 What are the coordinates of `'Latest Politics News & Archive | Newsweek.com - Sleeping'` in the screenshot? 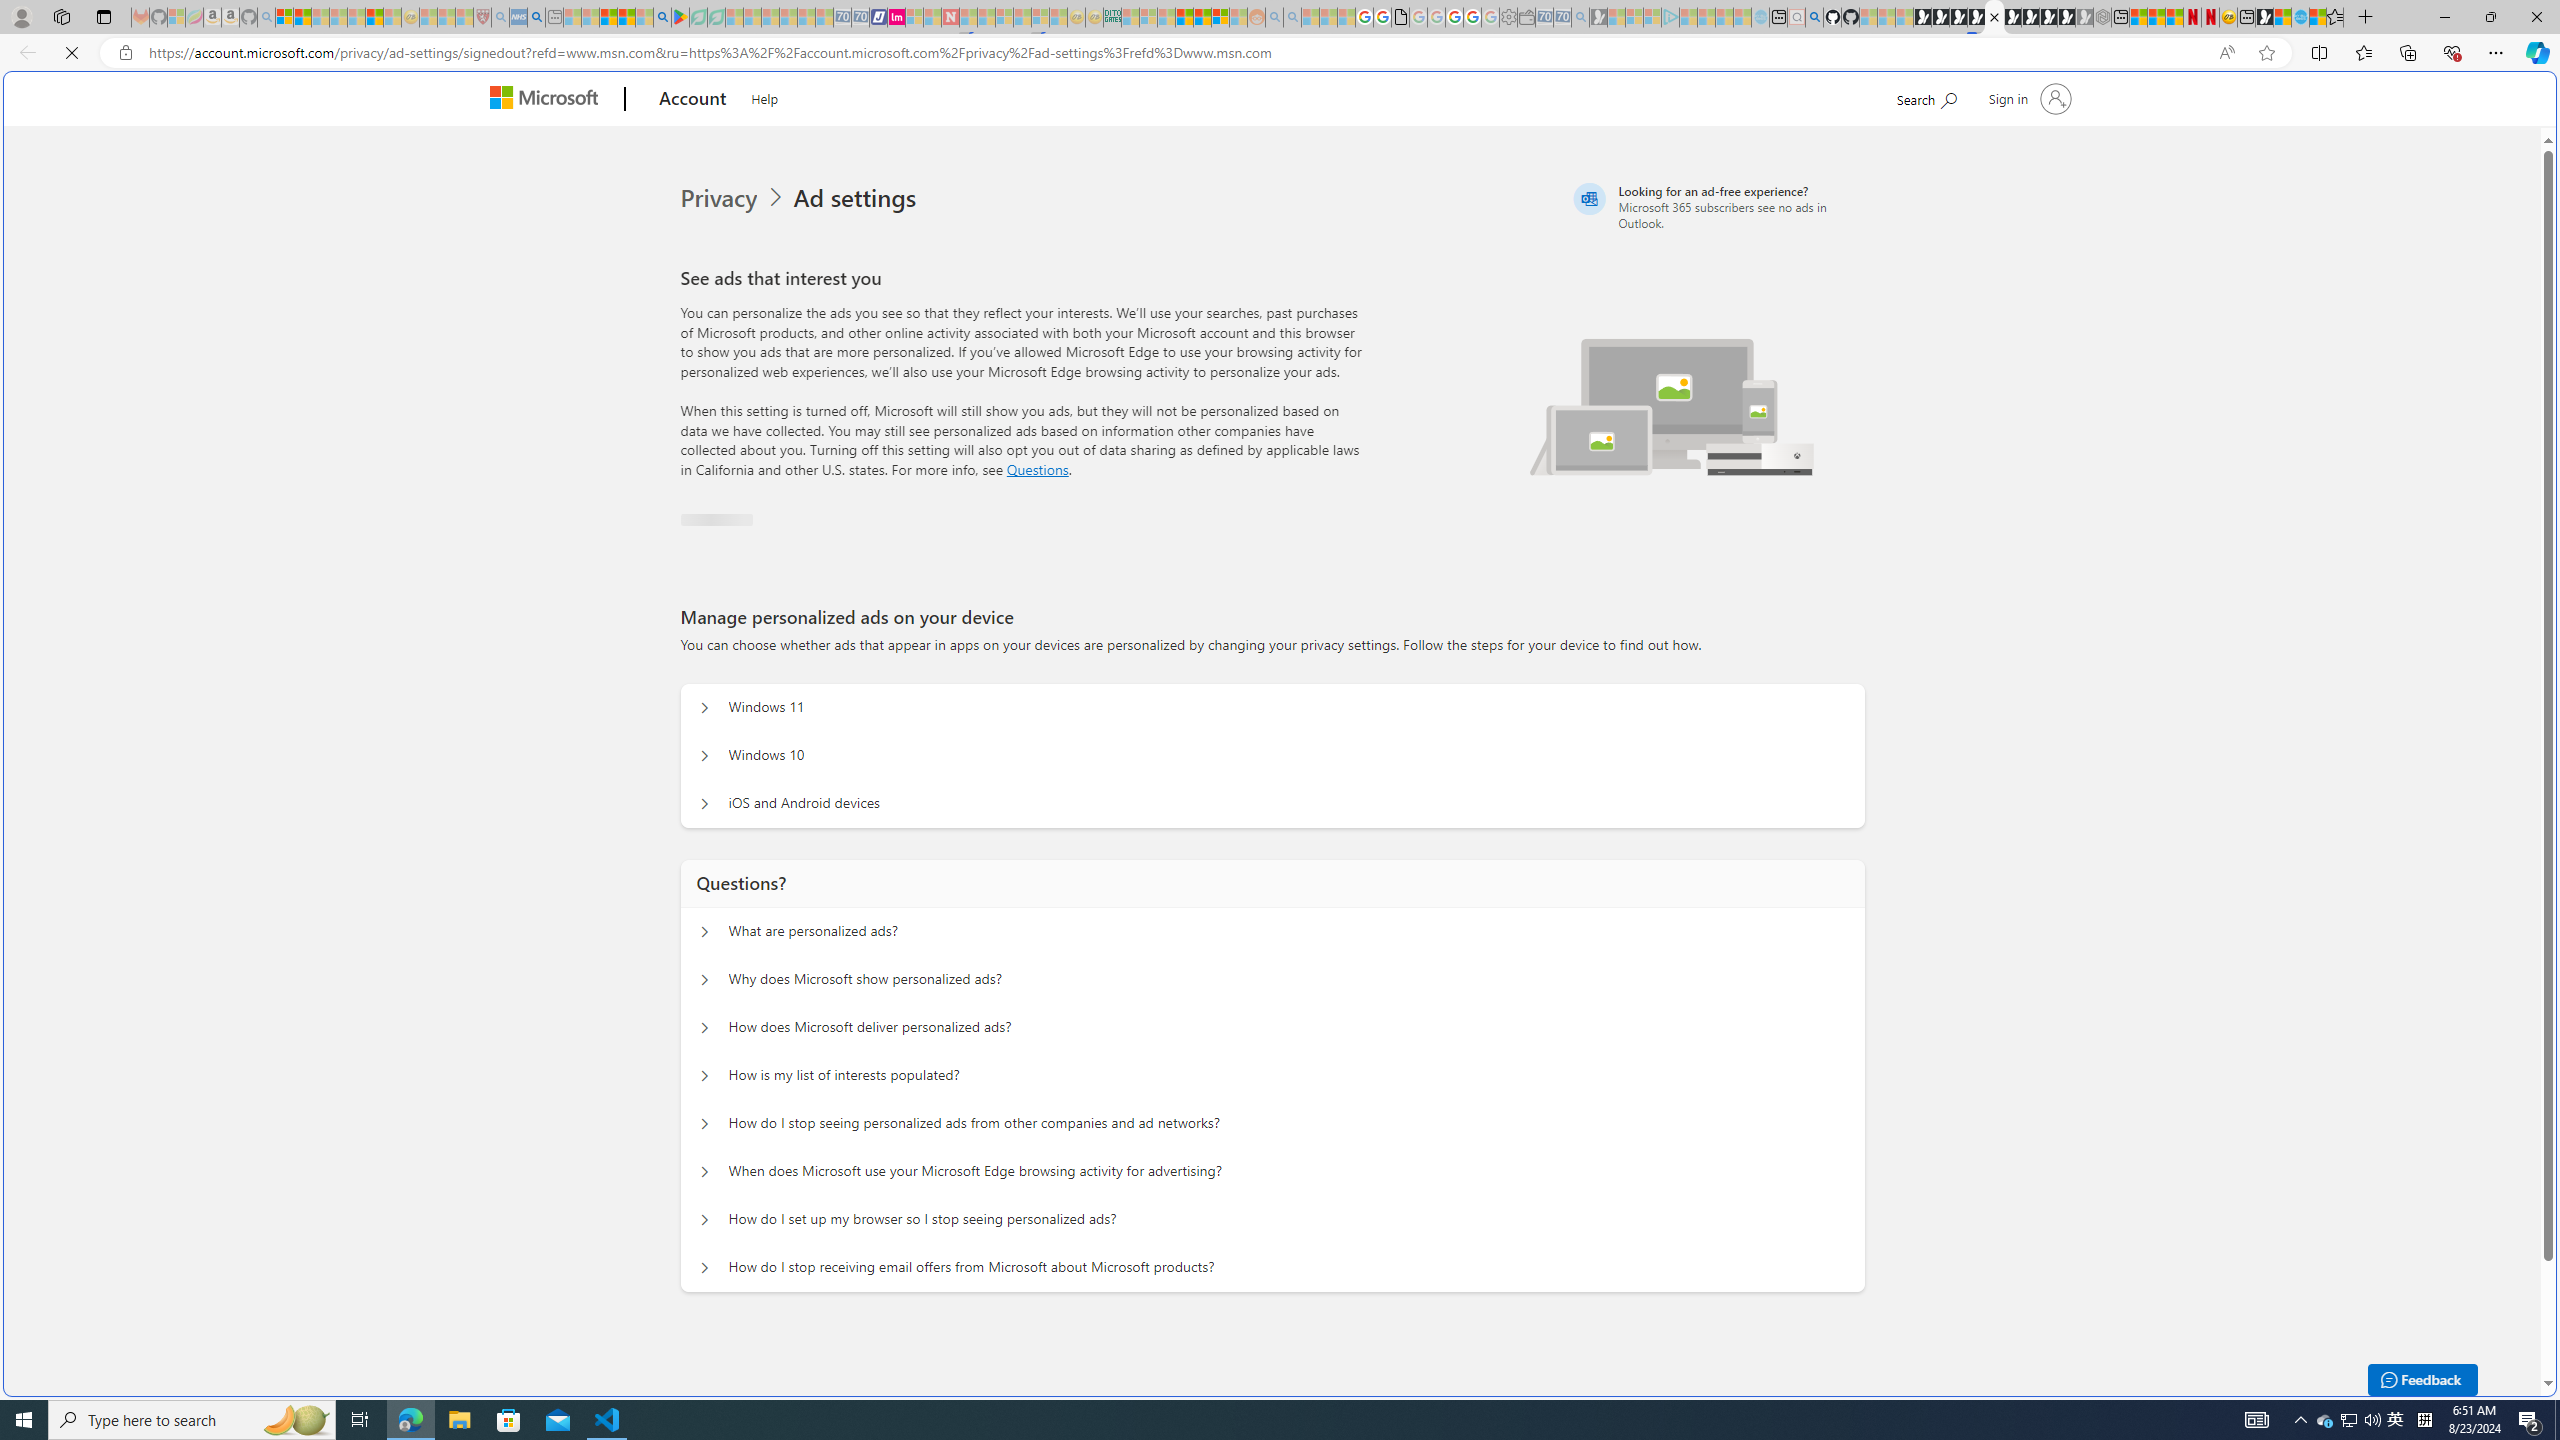 It's located at (949, 16).